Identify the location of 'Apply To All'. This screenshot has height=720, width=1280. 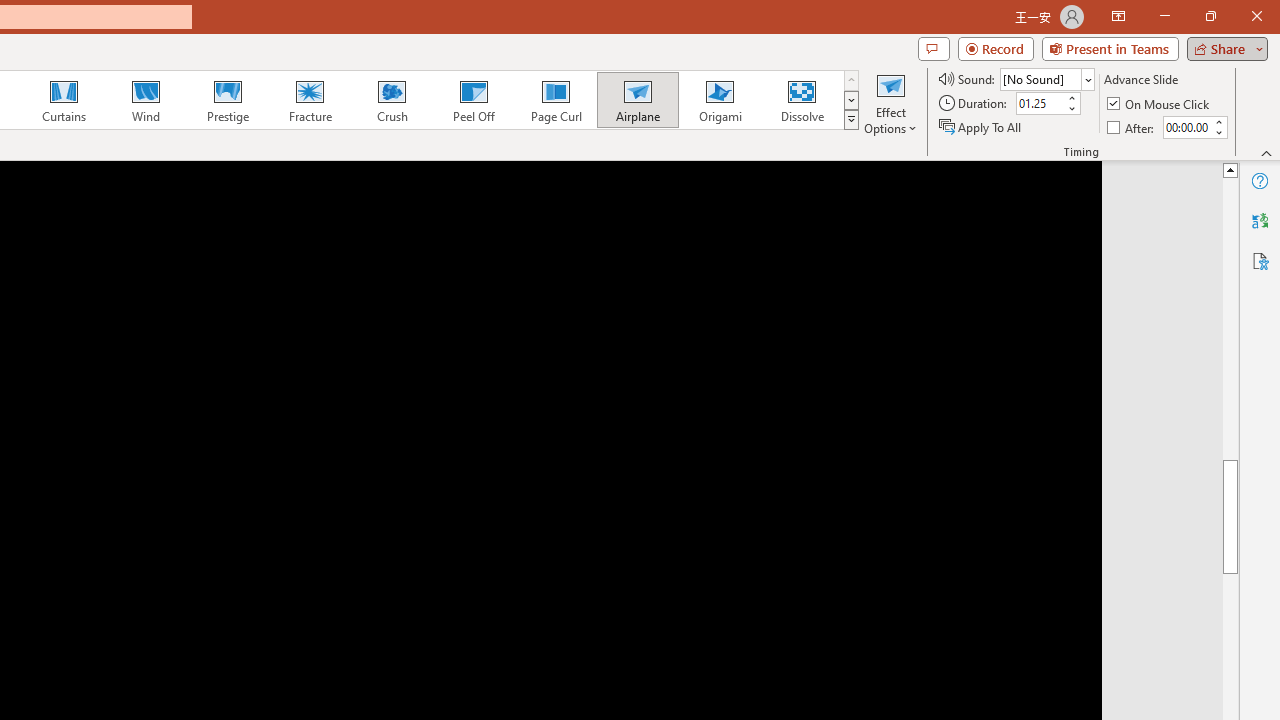
(981, 127).